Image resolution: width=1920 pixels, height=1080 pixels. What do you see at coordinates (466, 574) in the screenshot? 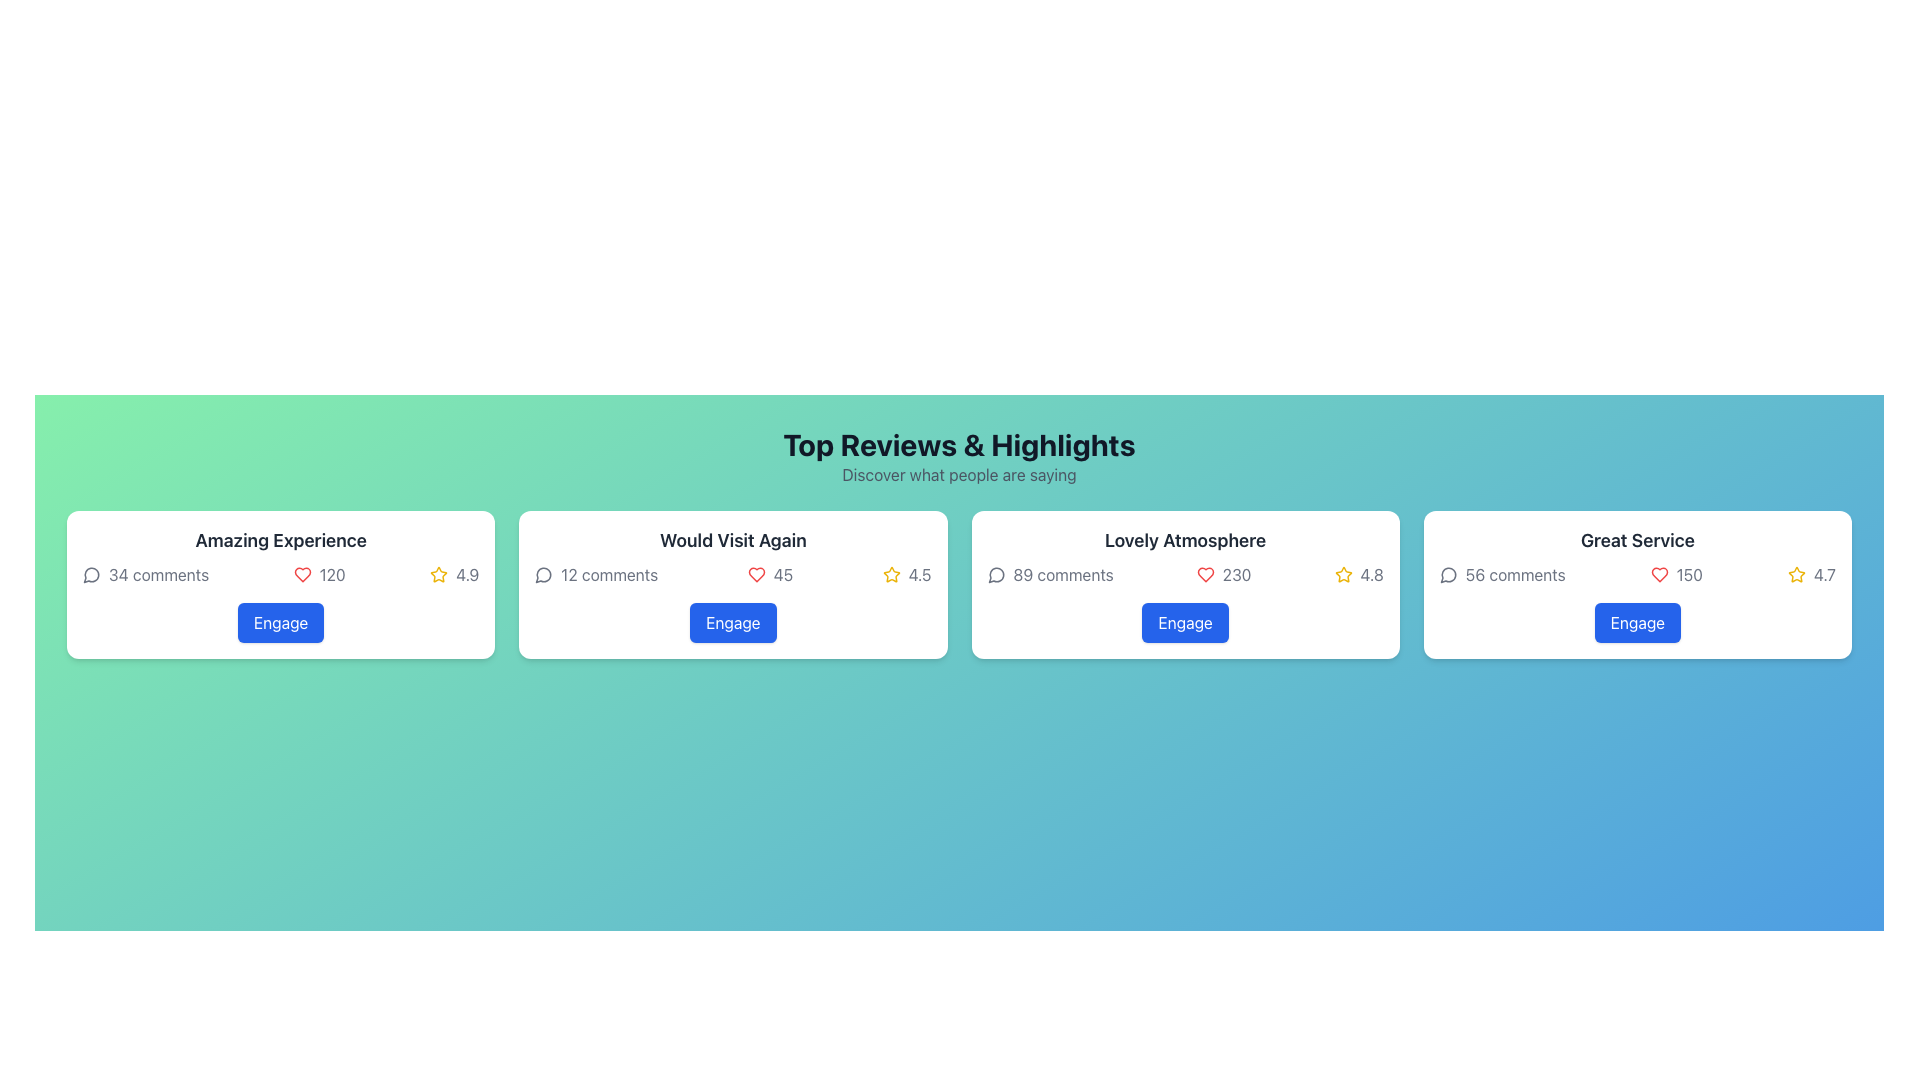
I see `the numeric text '4.9' styled in gray font, which is located to the right of a yellow star icon in the bottom-right section of the review card labeled 'Amazing Experience'` at bounding box center [466, 574].